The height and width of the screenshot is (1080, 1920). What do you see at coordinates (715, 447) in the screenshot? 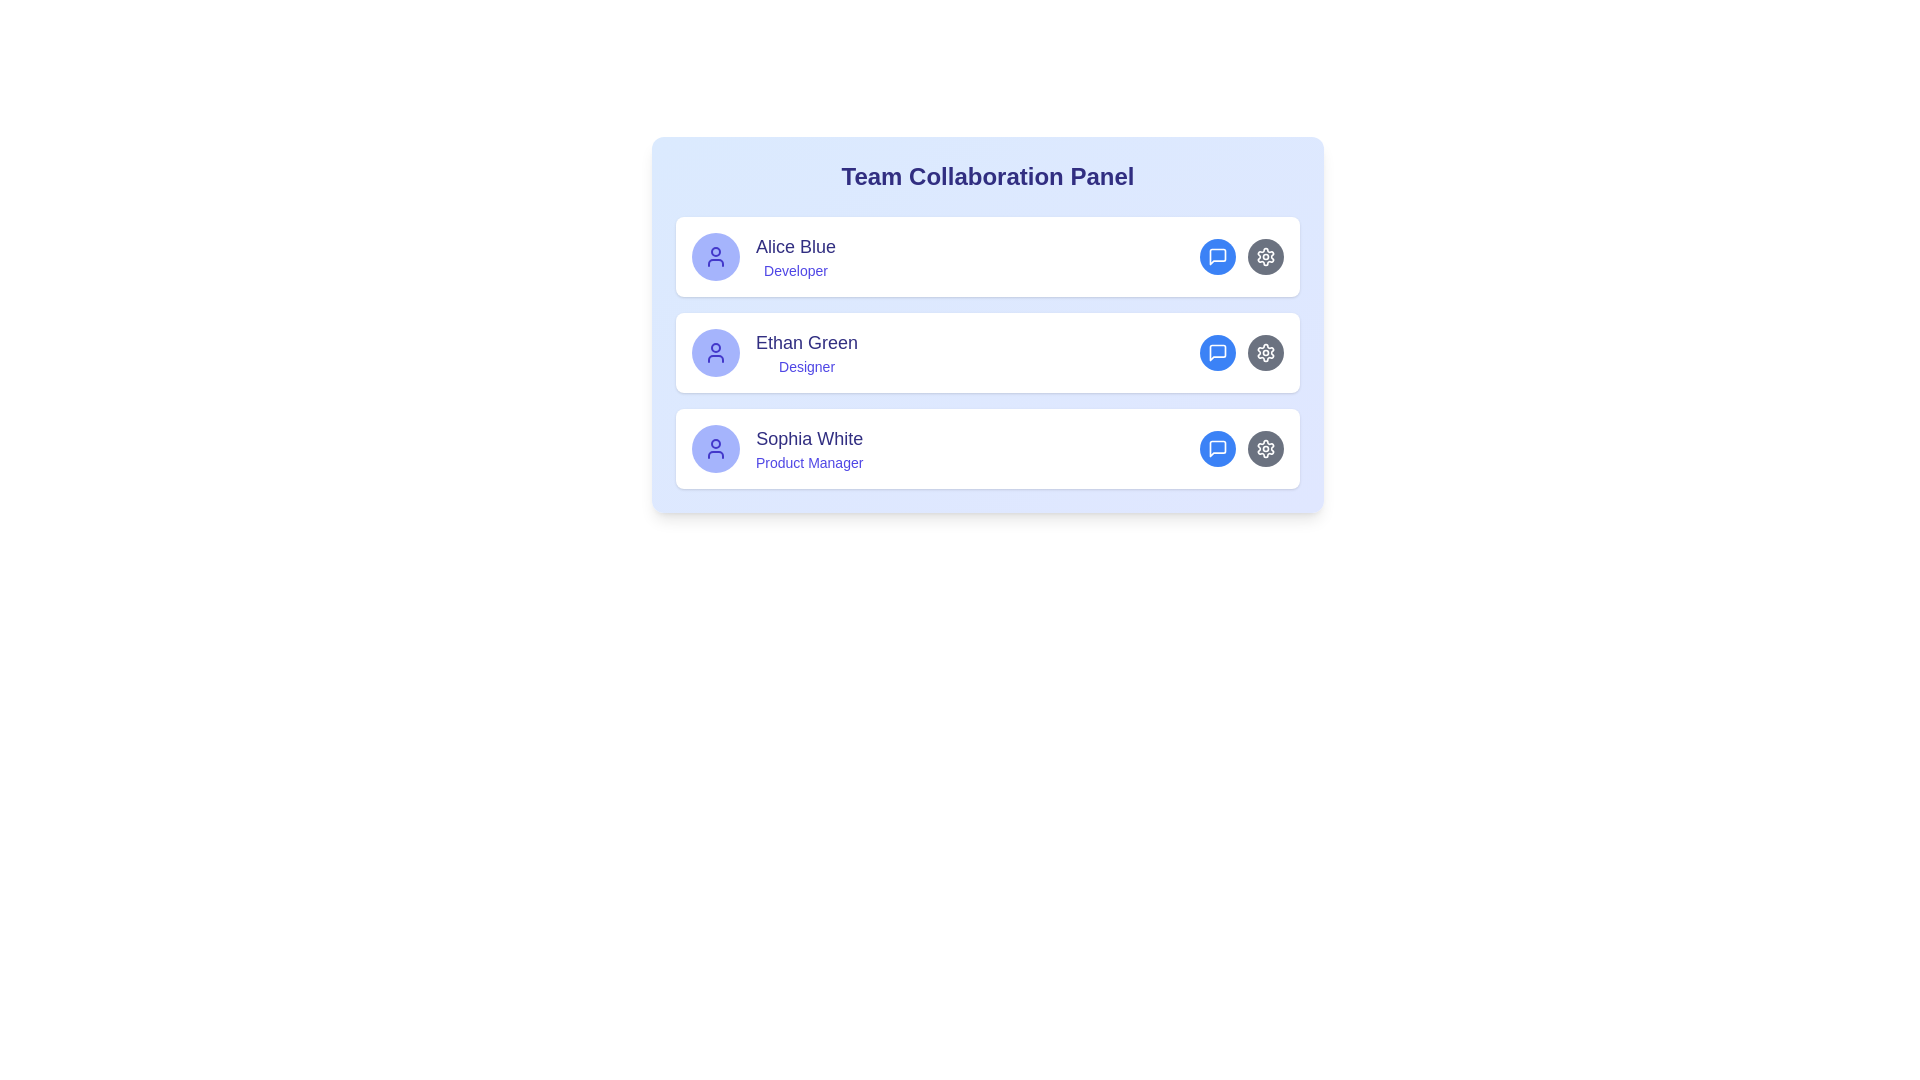
I see `the user icon for 'Sophia White, Product Manager', which is a circular icon with an indigo head and semi-circular body, located inside a light indigo background` at bounding box center [715, 447].